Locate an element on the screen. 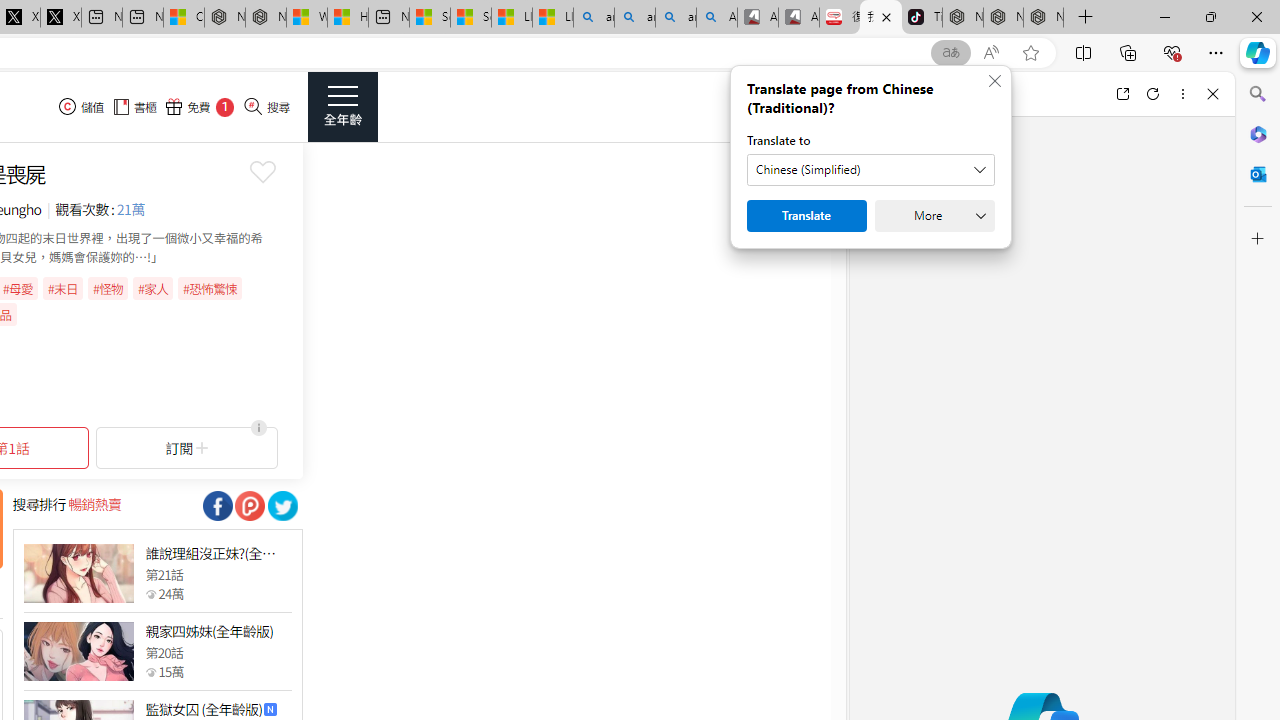 The width and height of the screenshot is (1280, 720). 'Class: socialShare' is located at coordinates (281, 505).